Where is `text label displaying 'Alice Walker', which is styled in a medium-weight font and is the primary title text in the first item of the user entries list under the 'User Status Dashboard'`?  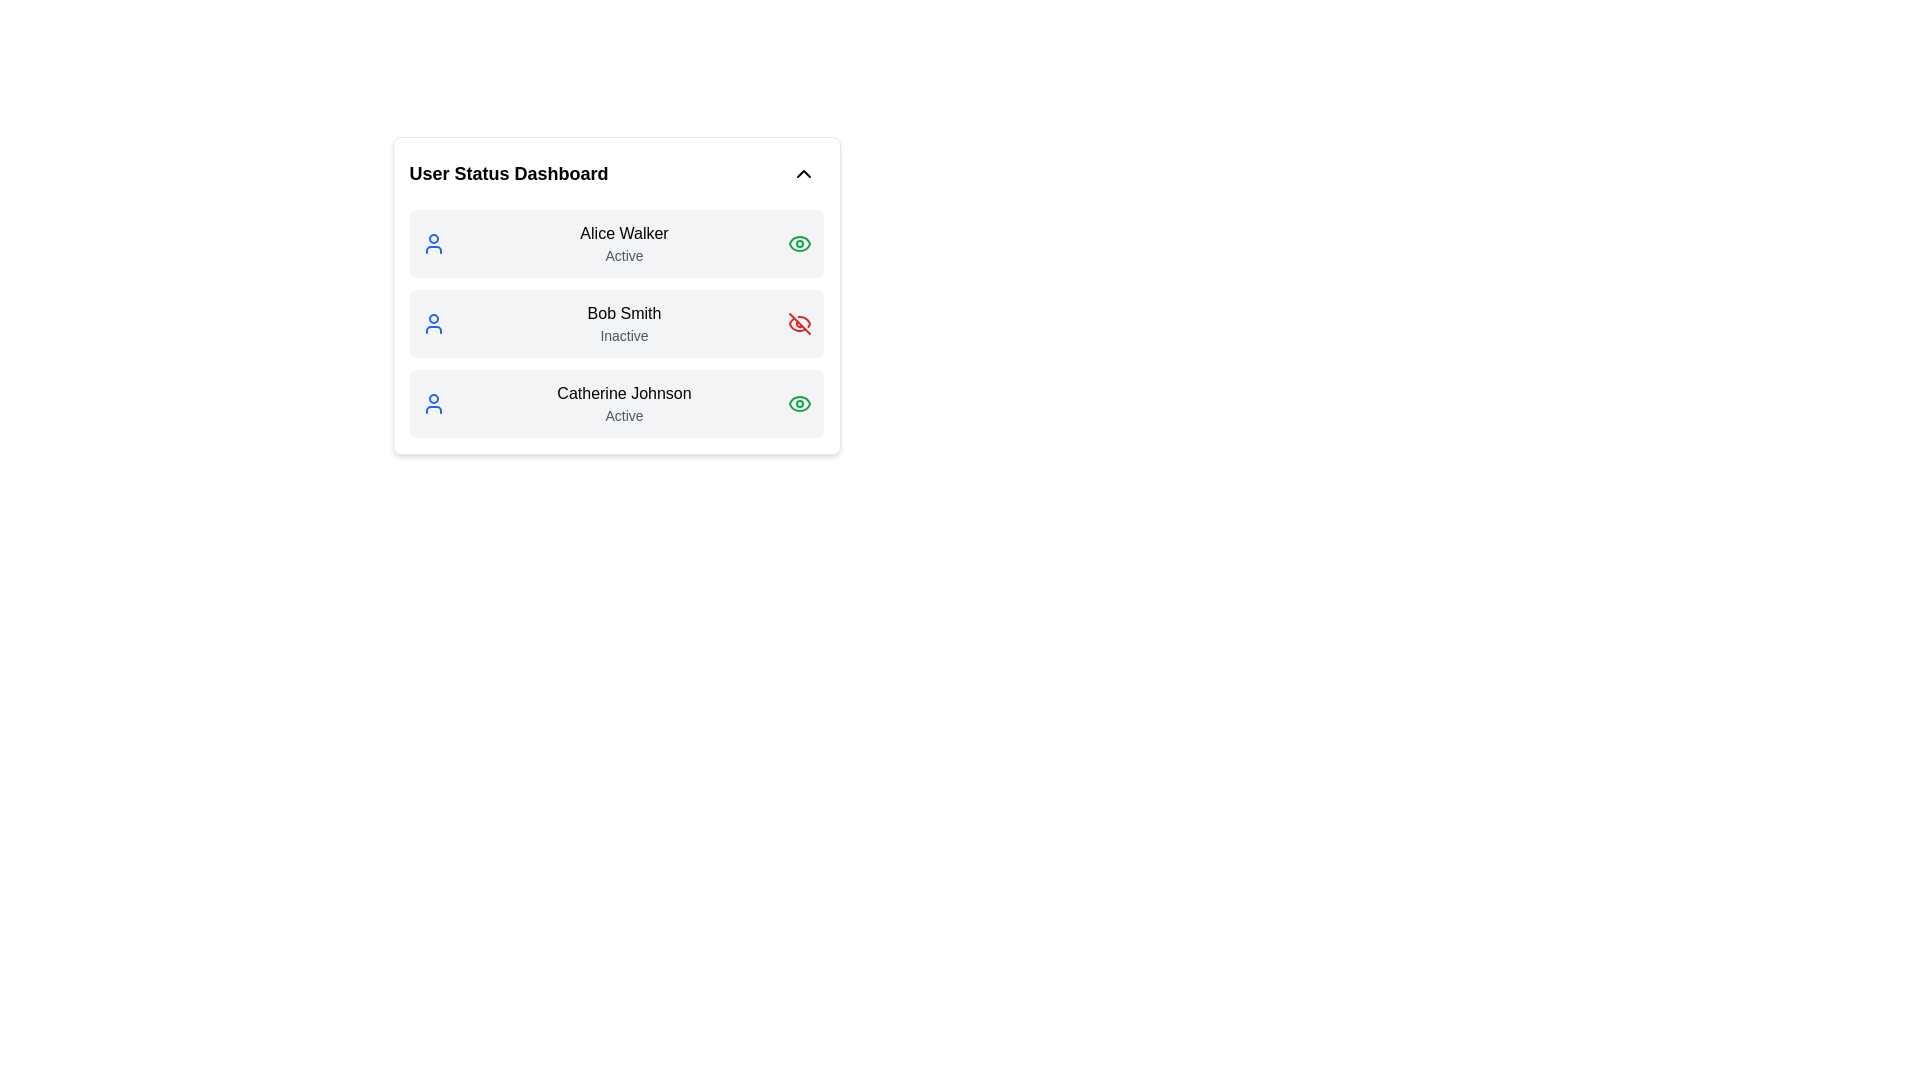 text label displaying 'Alice Walker', which is styled in a medium-weight font and is the primary title text in the first item of the user entries list under the 'User Status Dashboard' is located at coordinates (623, 233).